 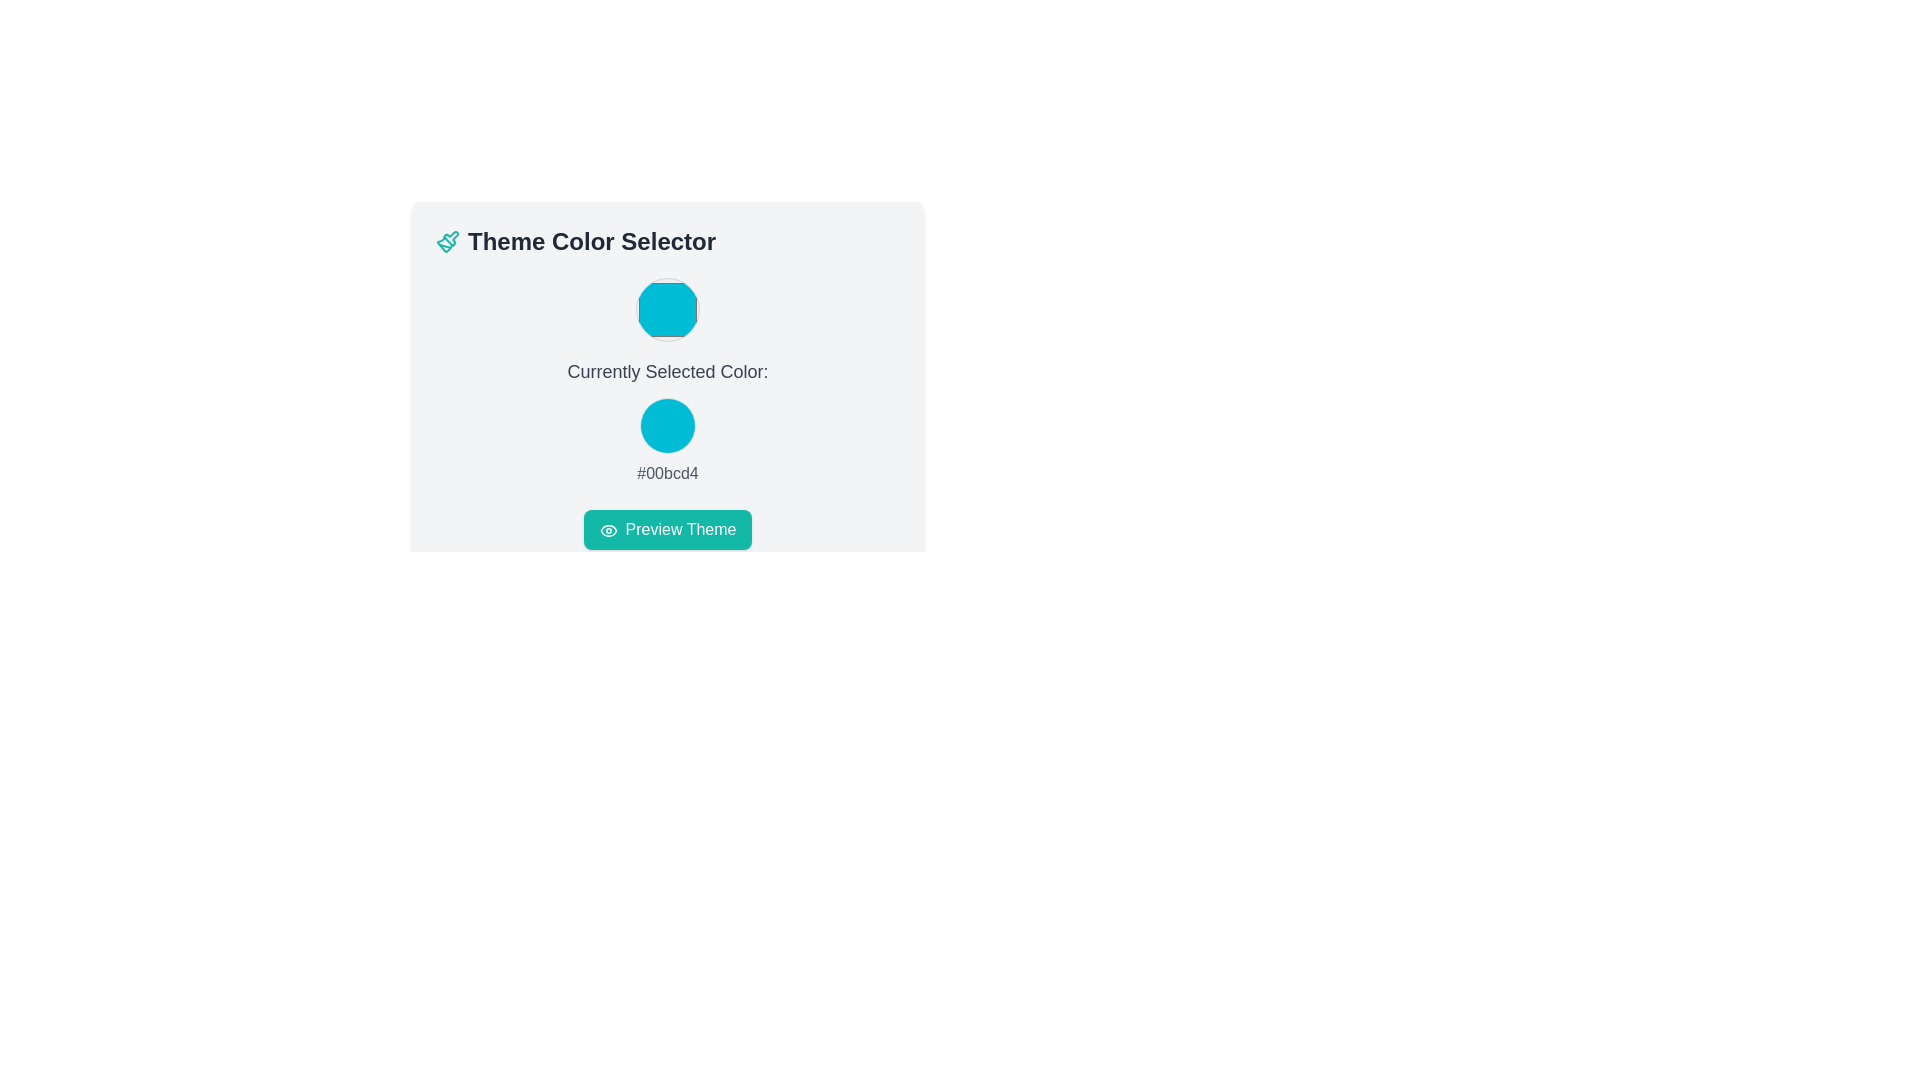 I want to click on displayed color information from the composite display element showing the currently selected color in the 'Theme Color Selector' interface, so click(x=667, y=420).